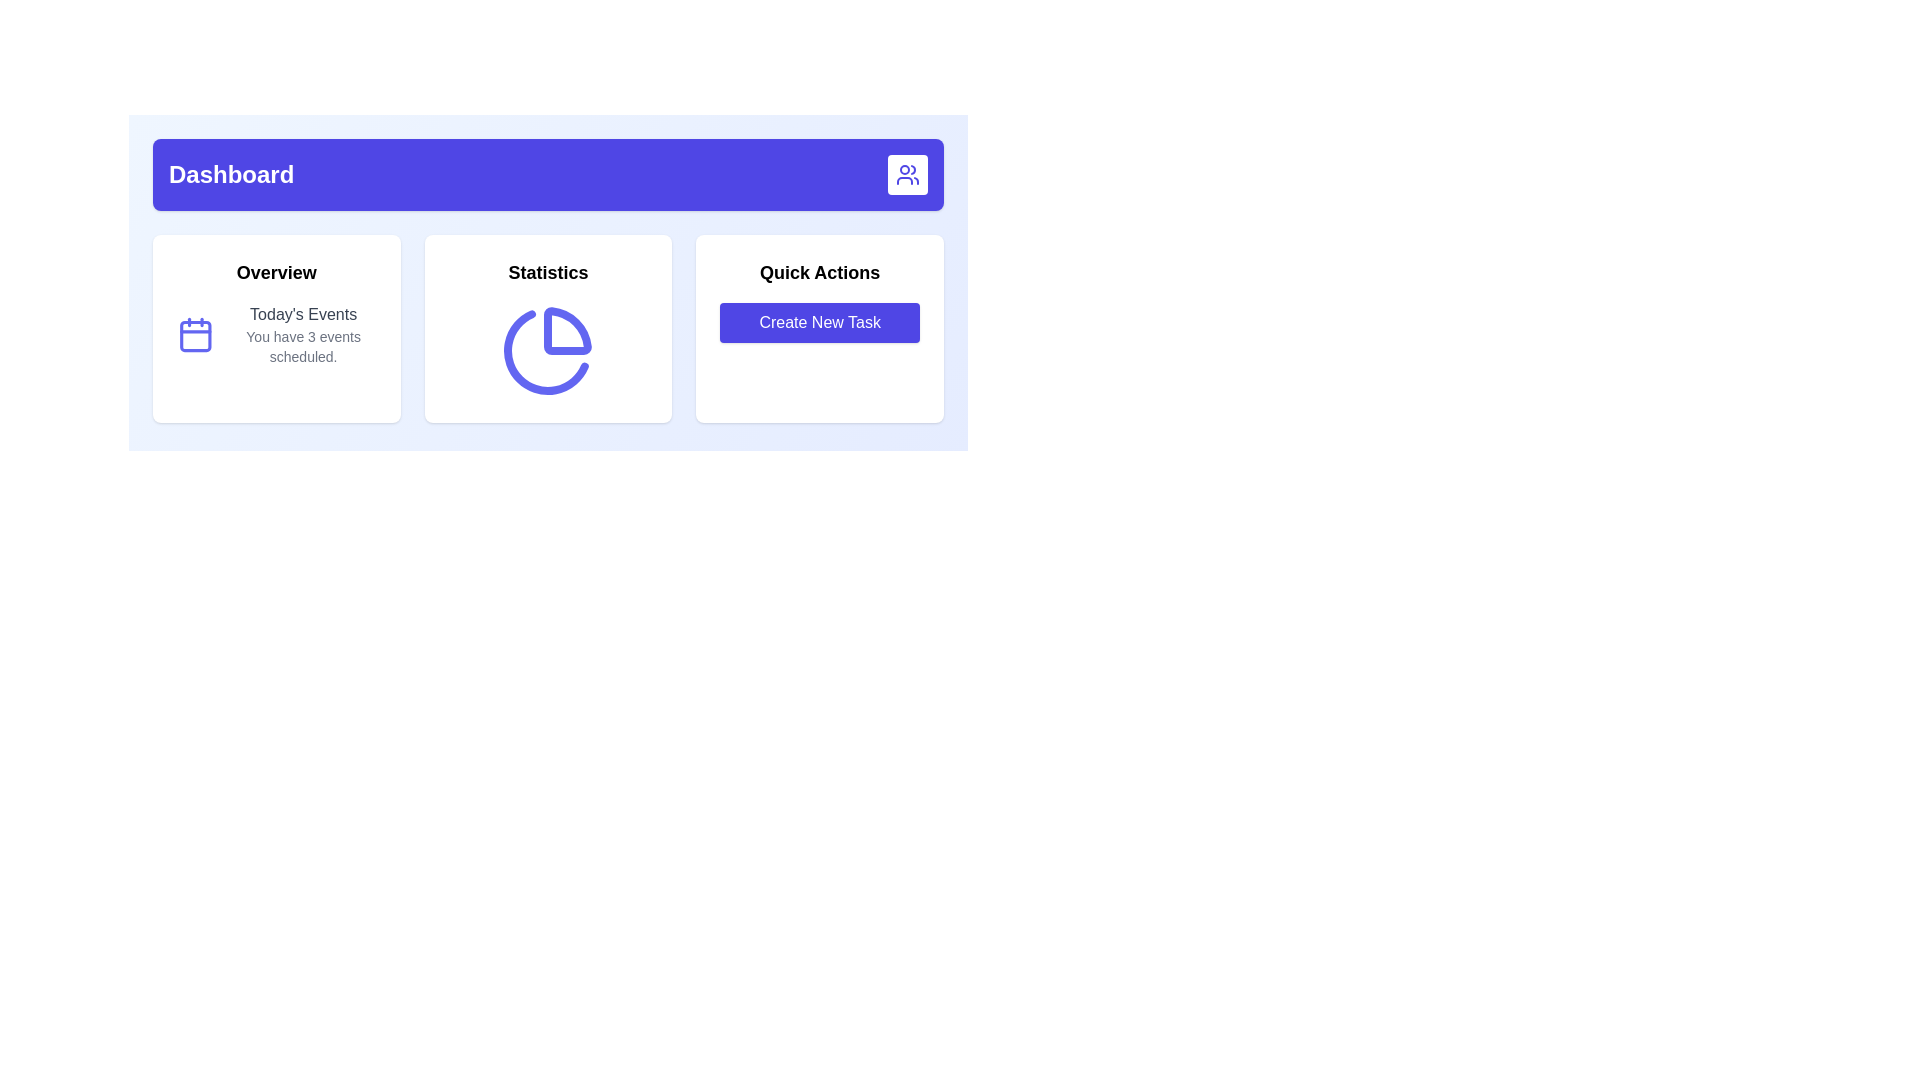 This screenshot has height=1080, width=1920. What do you see at coordinates (195, 334) in the screenshot?
I see `the calendar icon` at bounding box center [195, 334].